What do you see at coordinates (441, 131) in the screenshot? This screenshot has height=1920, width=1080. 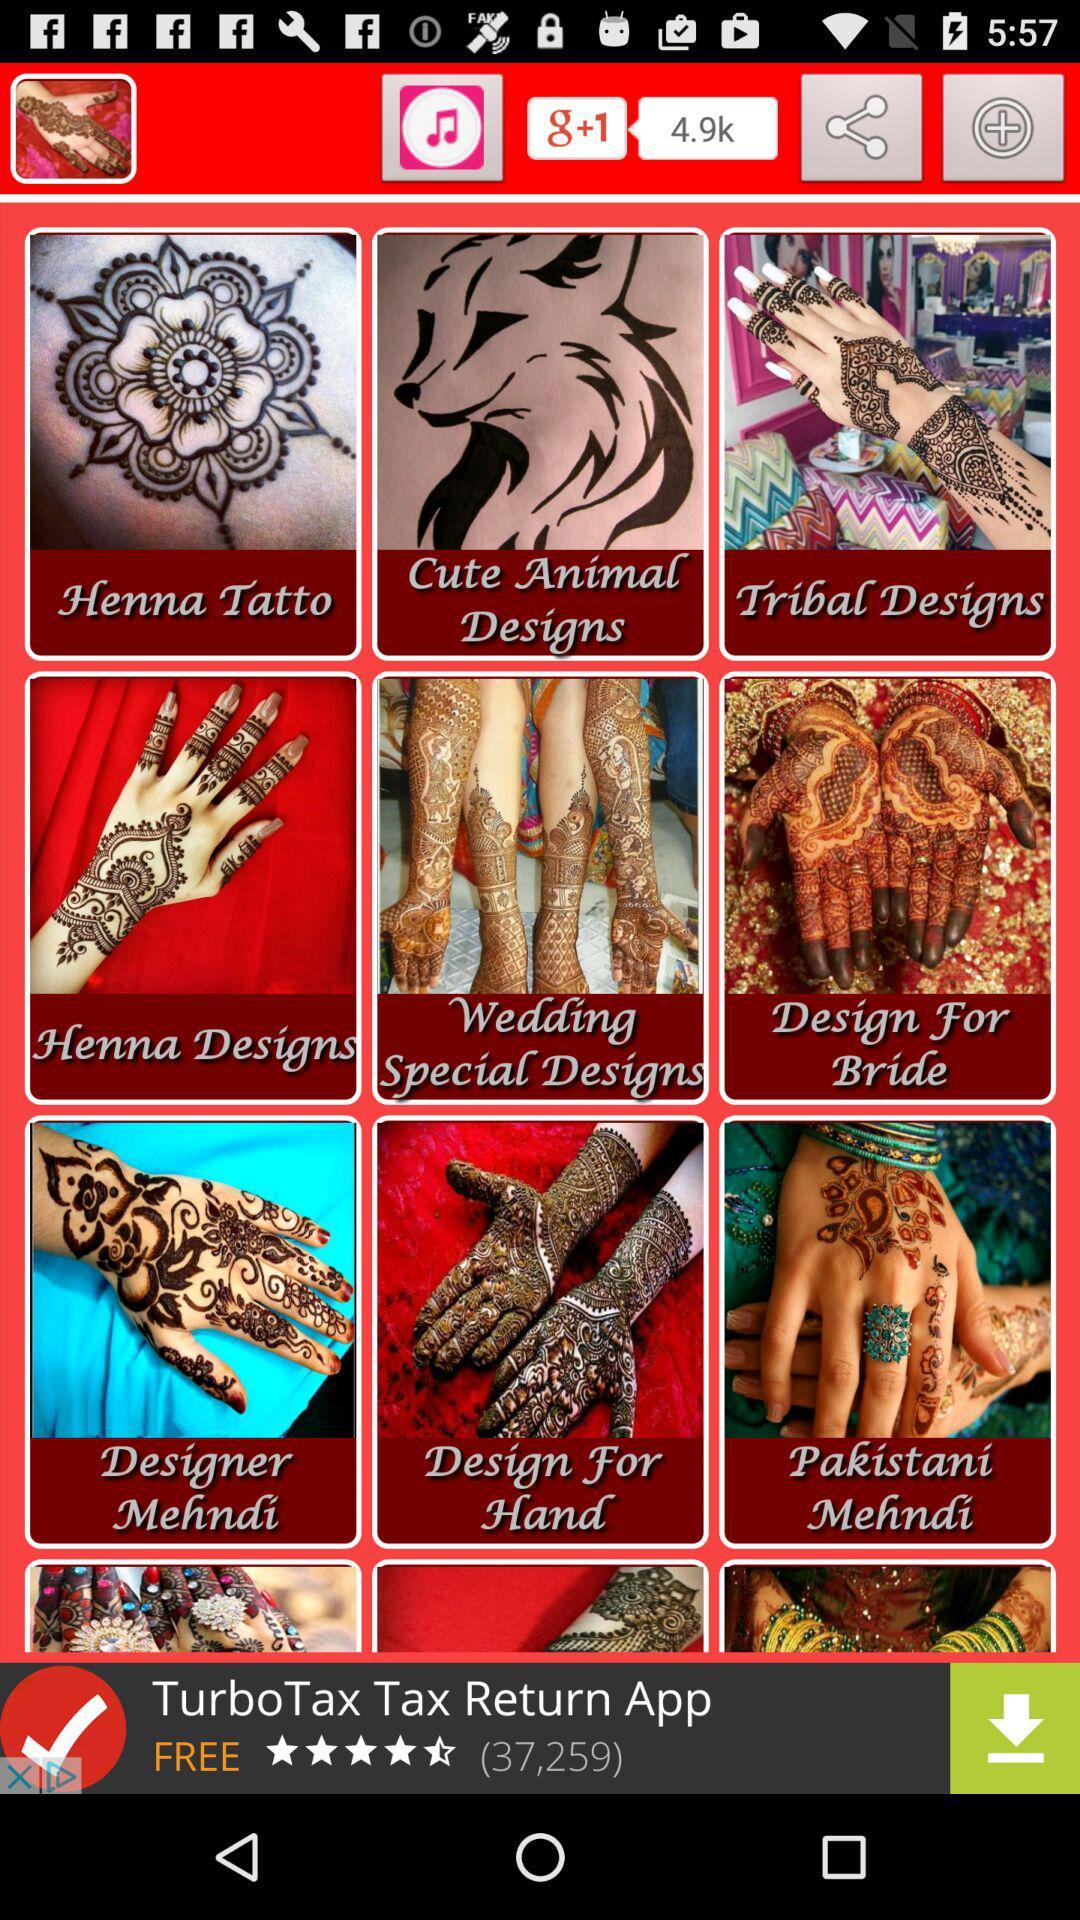 I see `music button` at bounding box center [441, 131].